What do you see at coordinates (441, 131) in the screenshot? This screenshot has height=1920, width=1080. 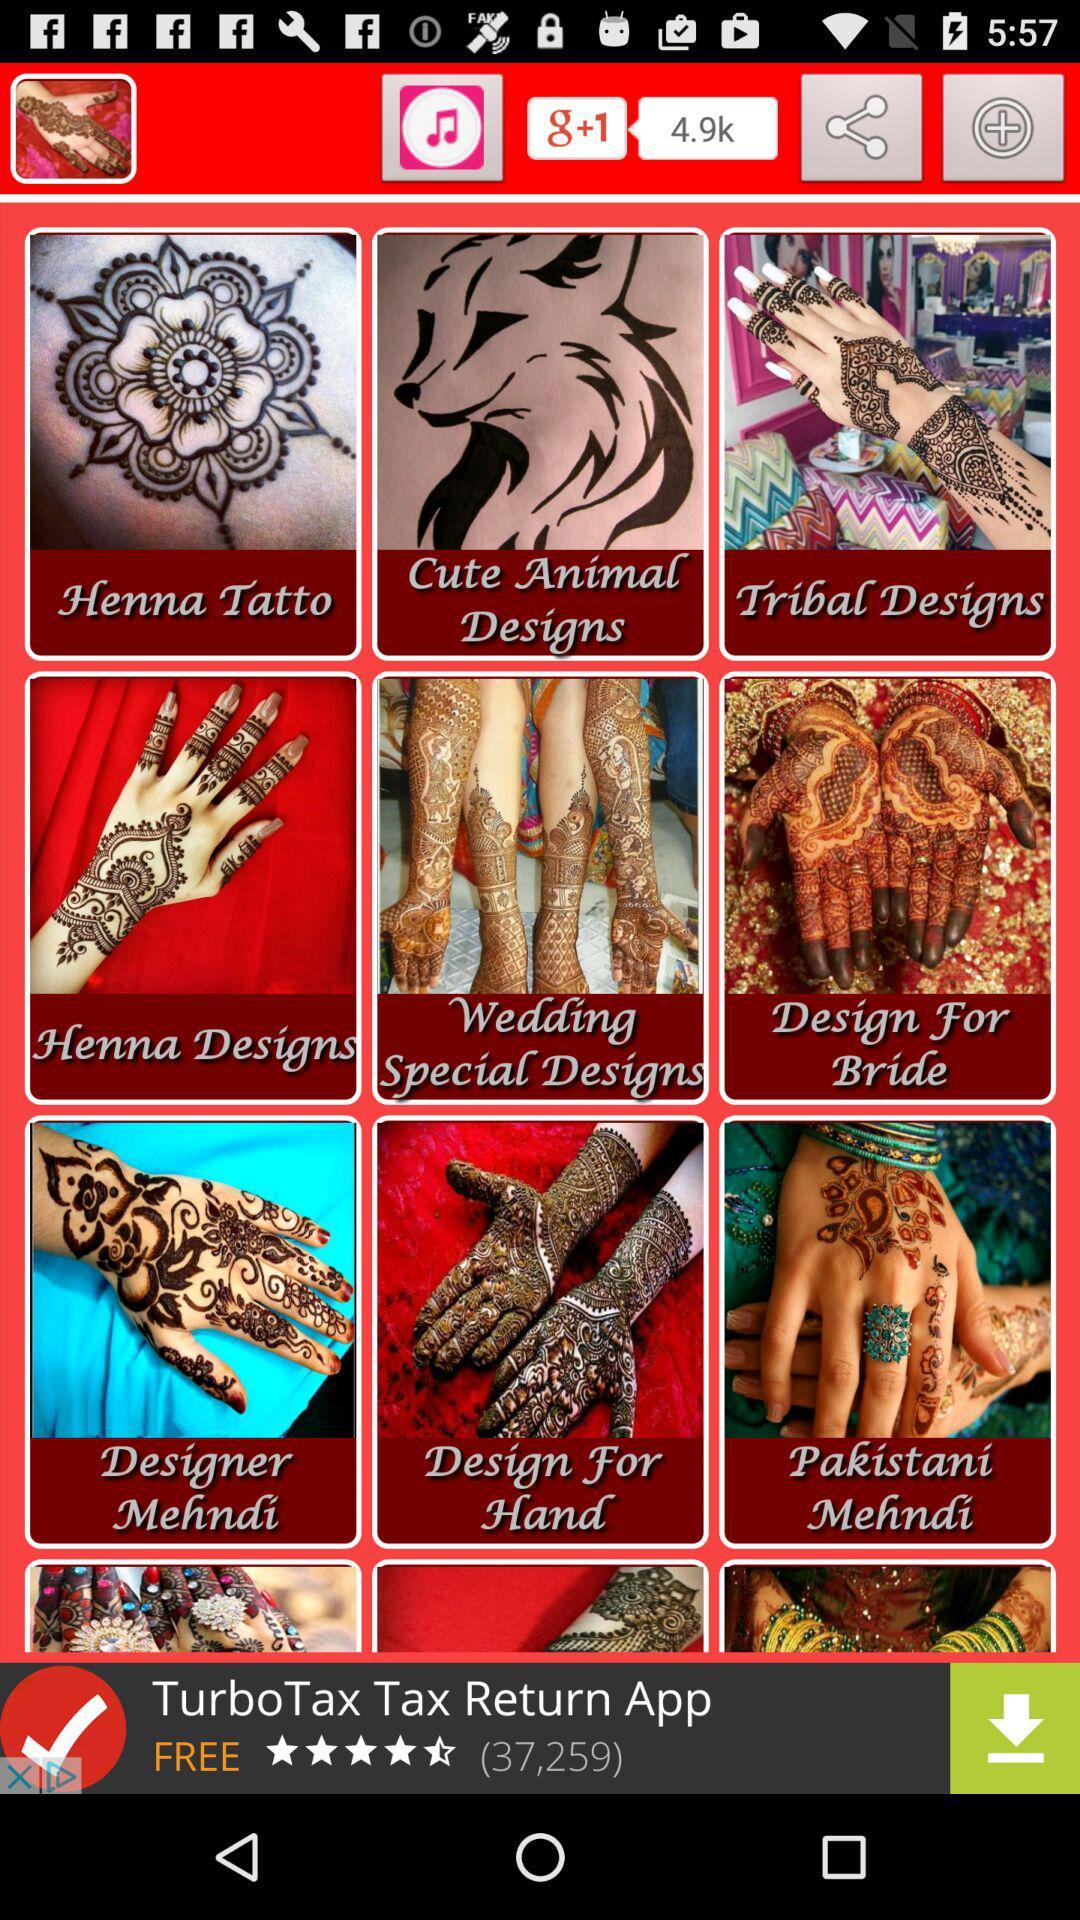 I see `music button` at bounding box center [441, 131].